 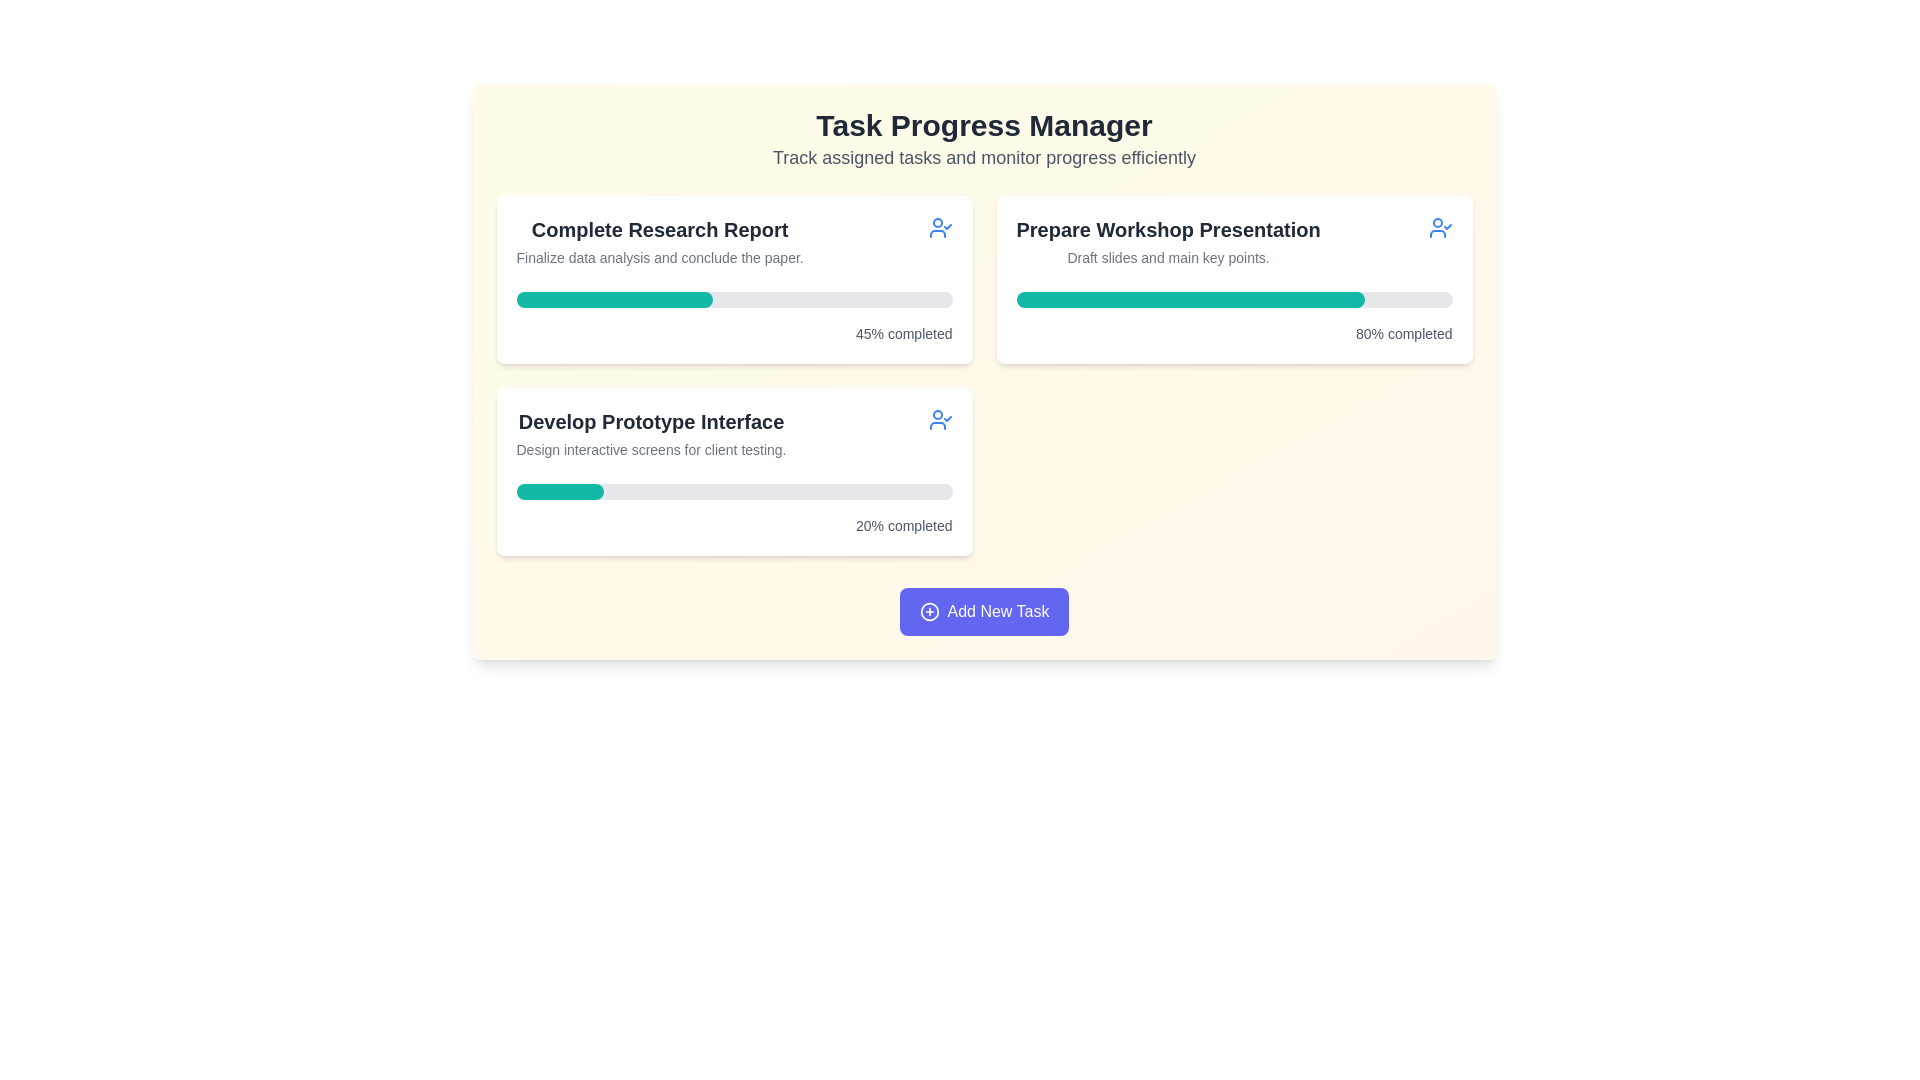 I want to click on the teal segment of the progress bar in the card titled 'Prepare Workshop Presentation', which is located at the center-right of the layout, so click(x=1190, y=300).